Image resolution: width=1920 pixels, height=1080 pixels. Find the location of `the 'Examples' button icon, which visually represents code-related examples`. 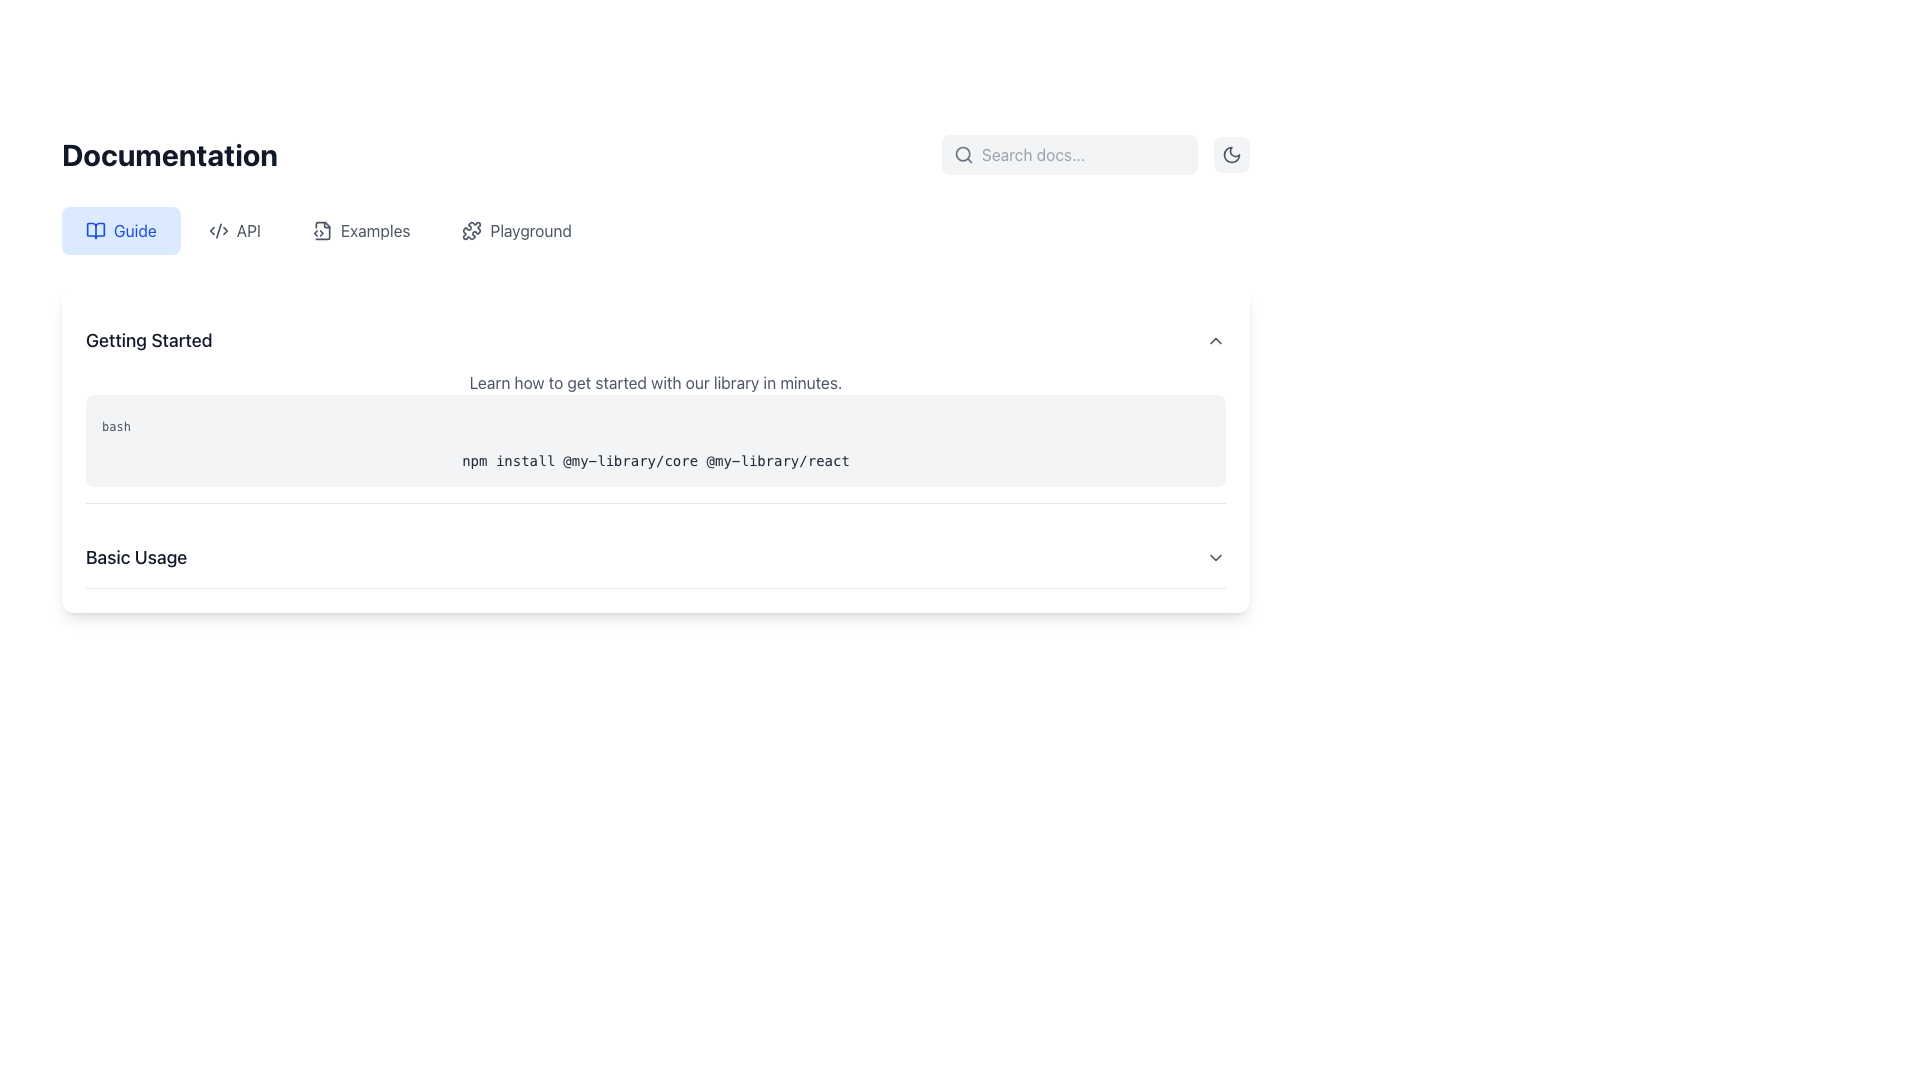

the 'Examples' button icon, which visually represents code-related examples is located at coordinates (322, 230).